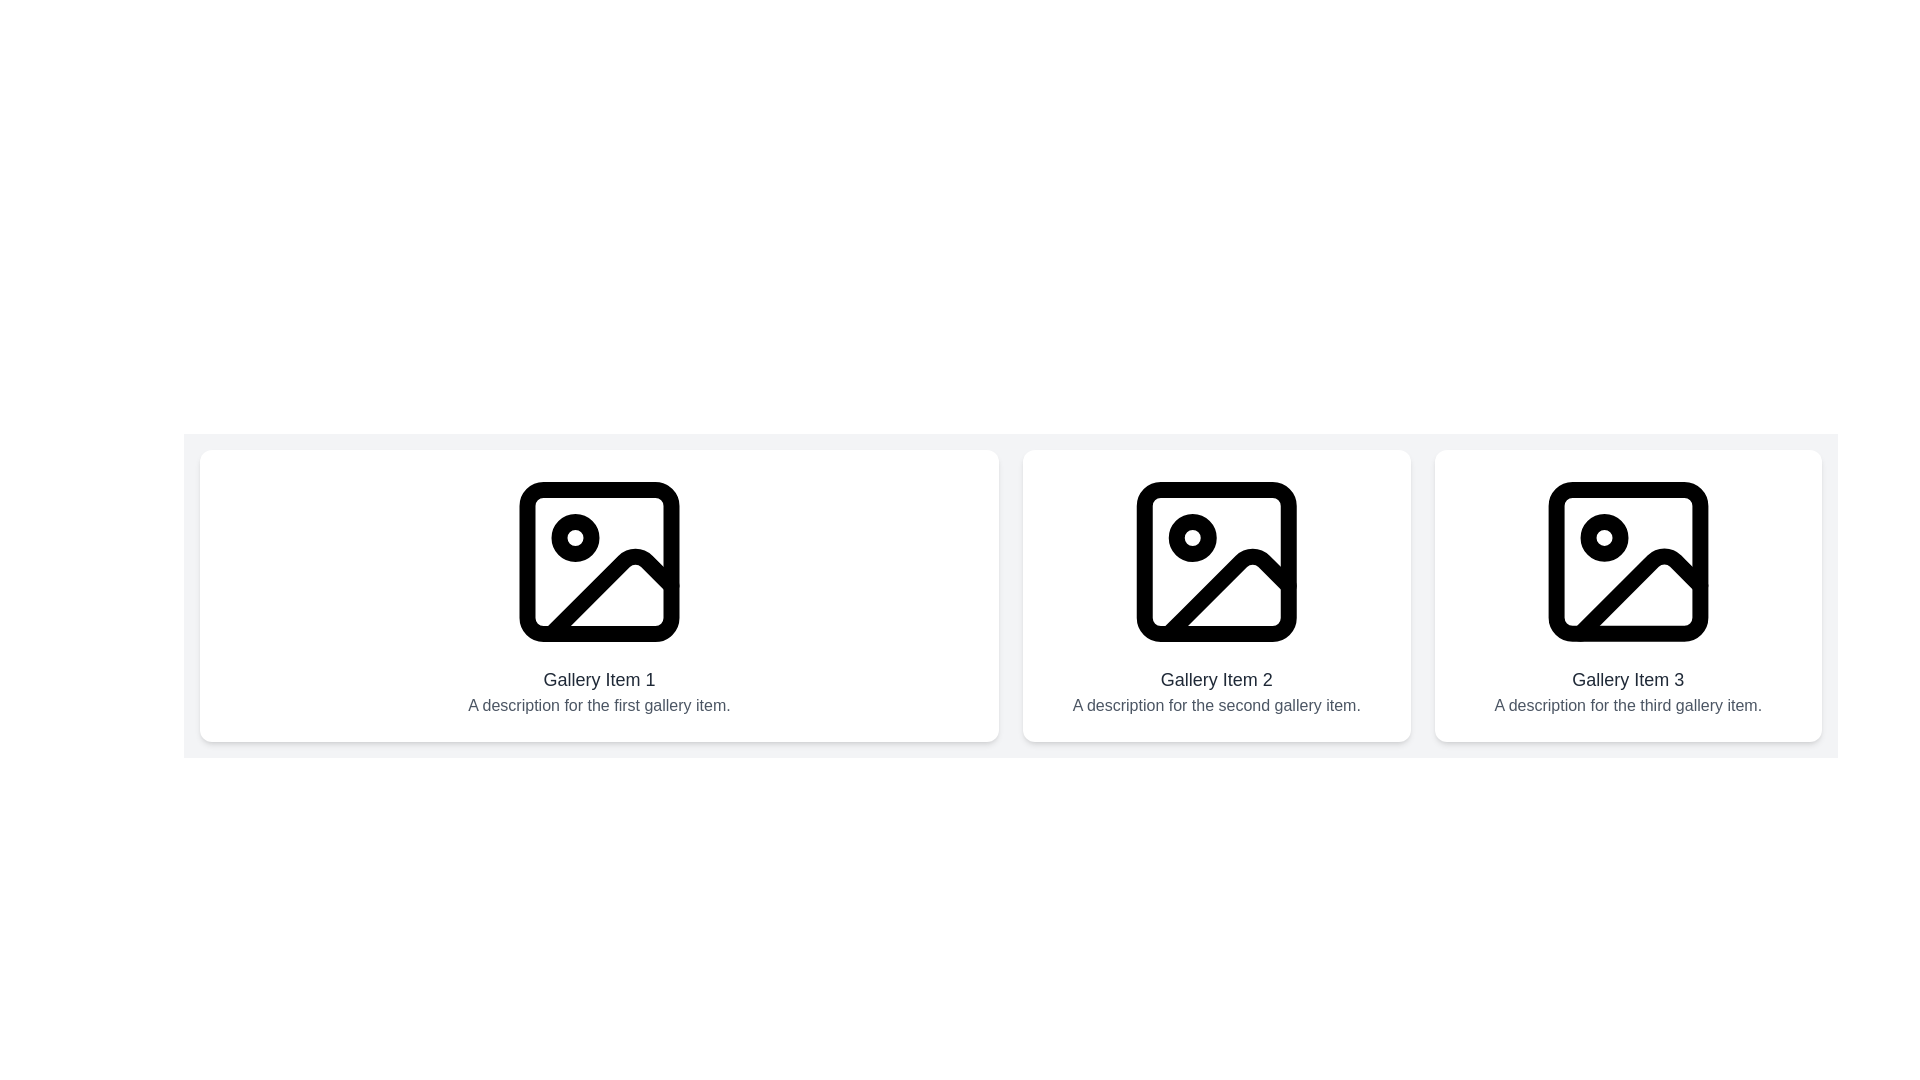 The height and width of the screenshot is (1080, 1920). Describe the element at coordinates (574, 536) in the screenshot. I see `the small circle element located in the upper left area of the SVG image, which is part of the leftmost gallery item above the mountain illustration` at that location.